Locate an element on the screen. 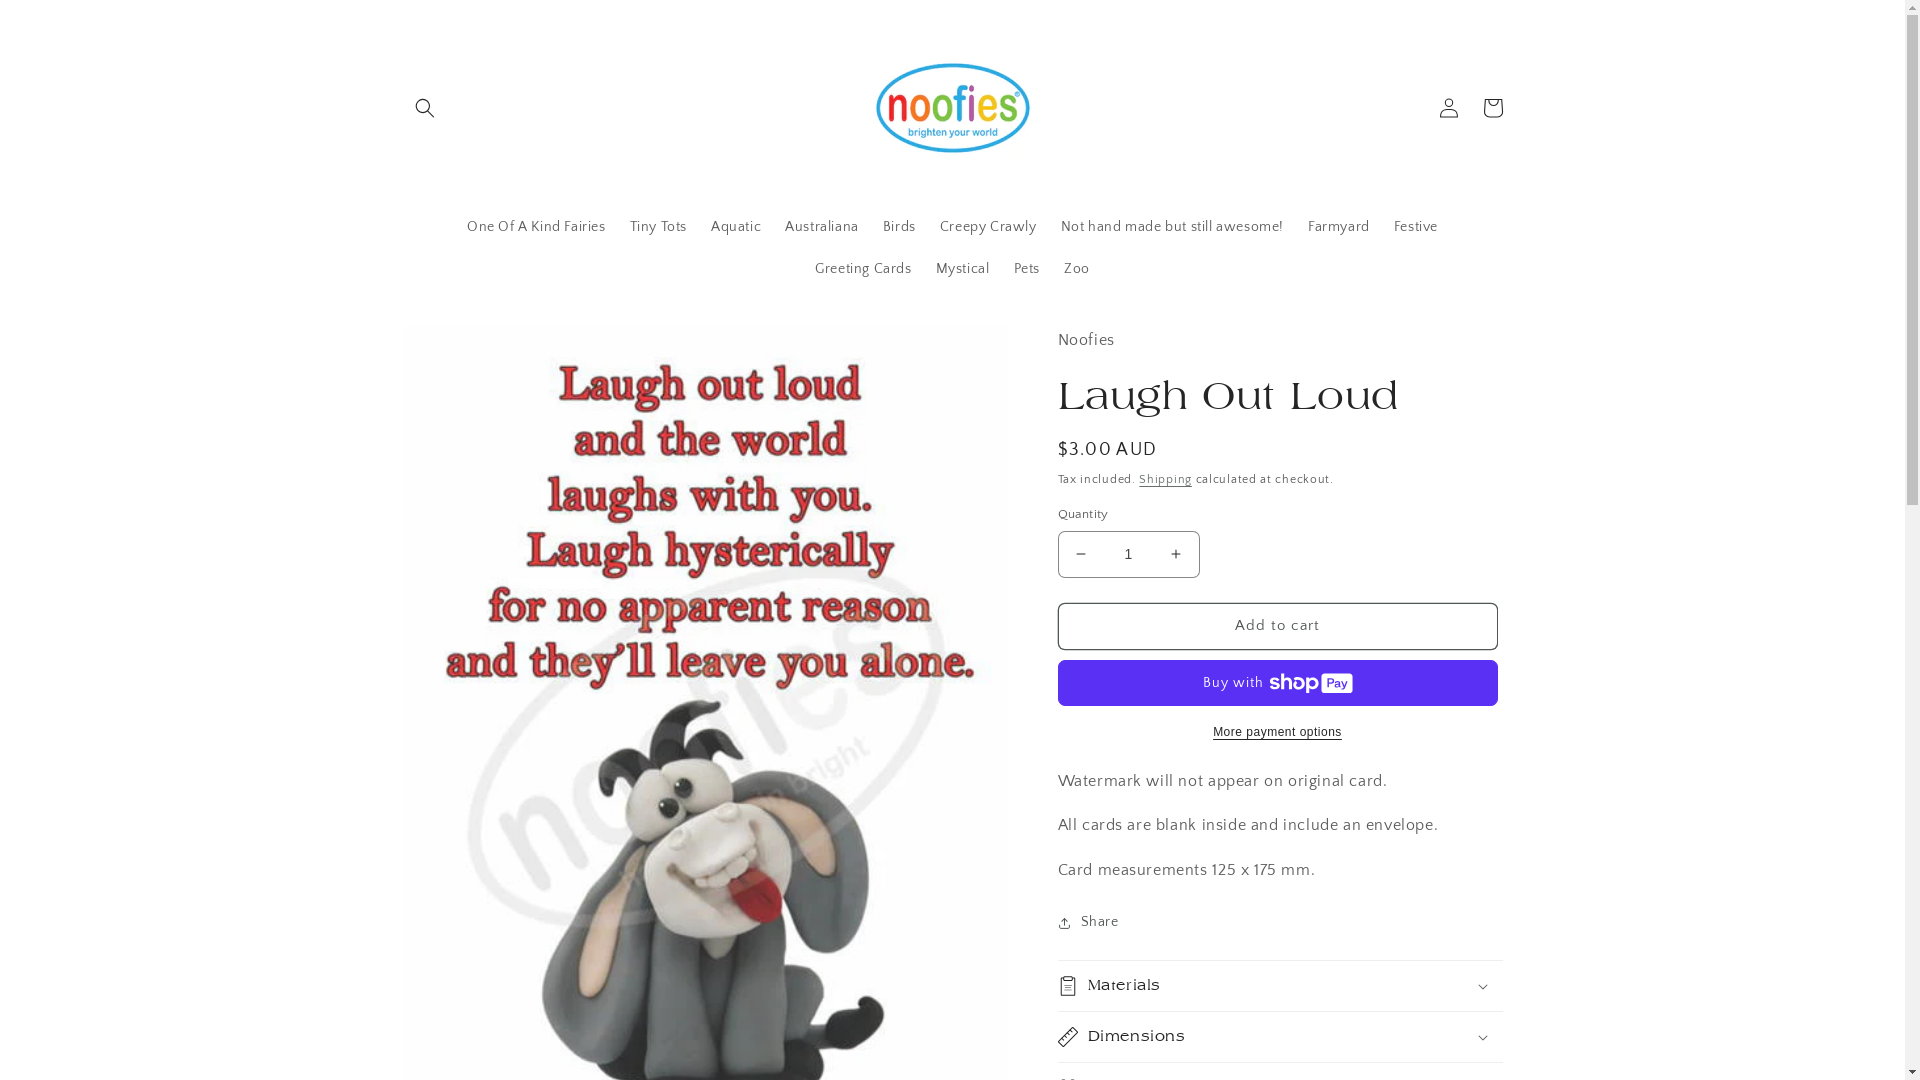 This screenshot has width=1920, height=1080. 'One Of A Kind Fairies' is located at coordinates (536, 226).